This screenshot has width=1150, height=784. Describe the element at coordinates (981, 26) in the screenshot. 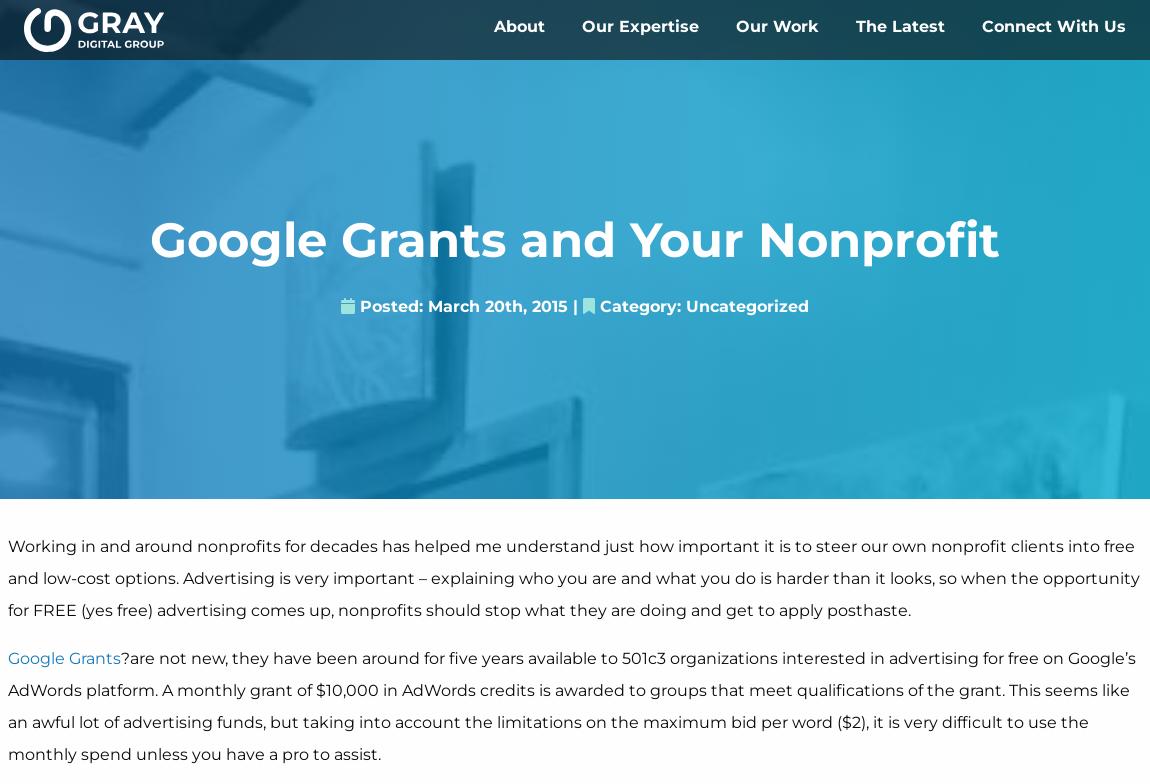

I see `'Connect With Us'` at that location.